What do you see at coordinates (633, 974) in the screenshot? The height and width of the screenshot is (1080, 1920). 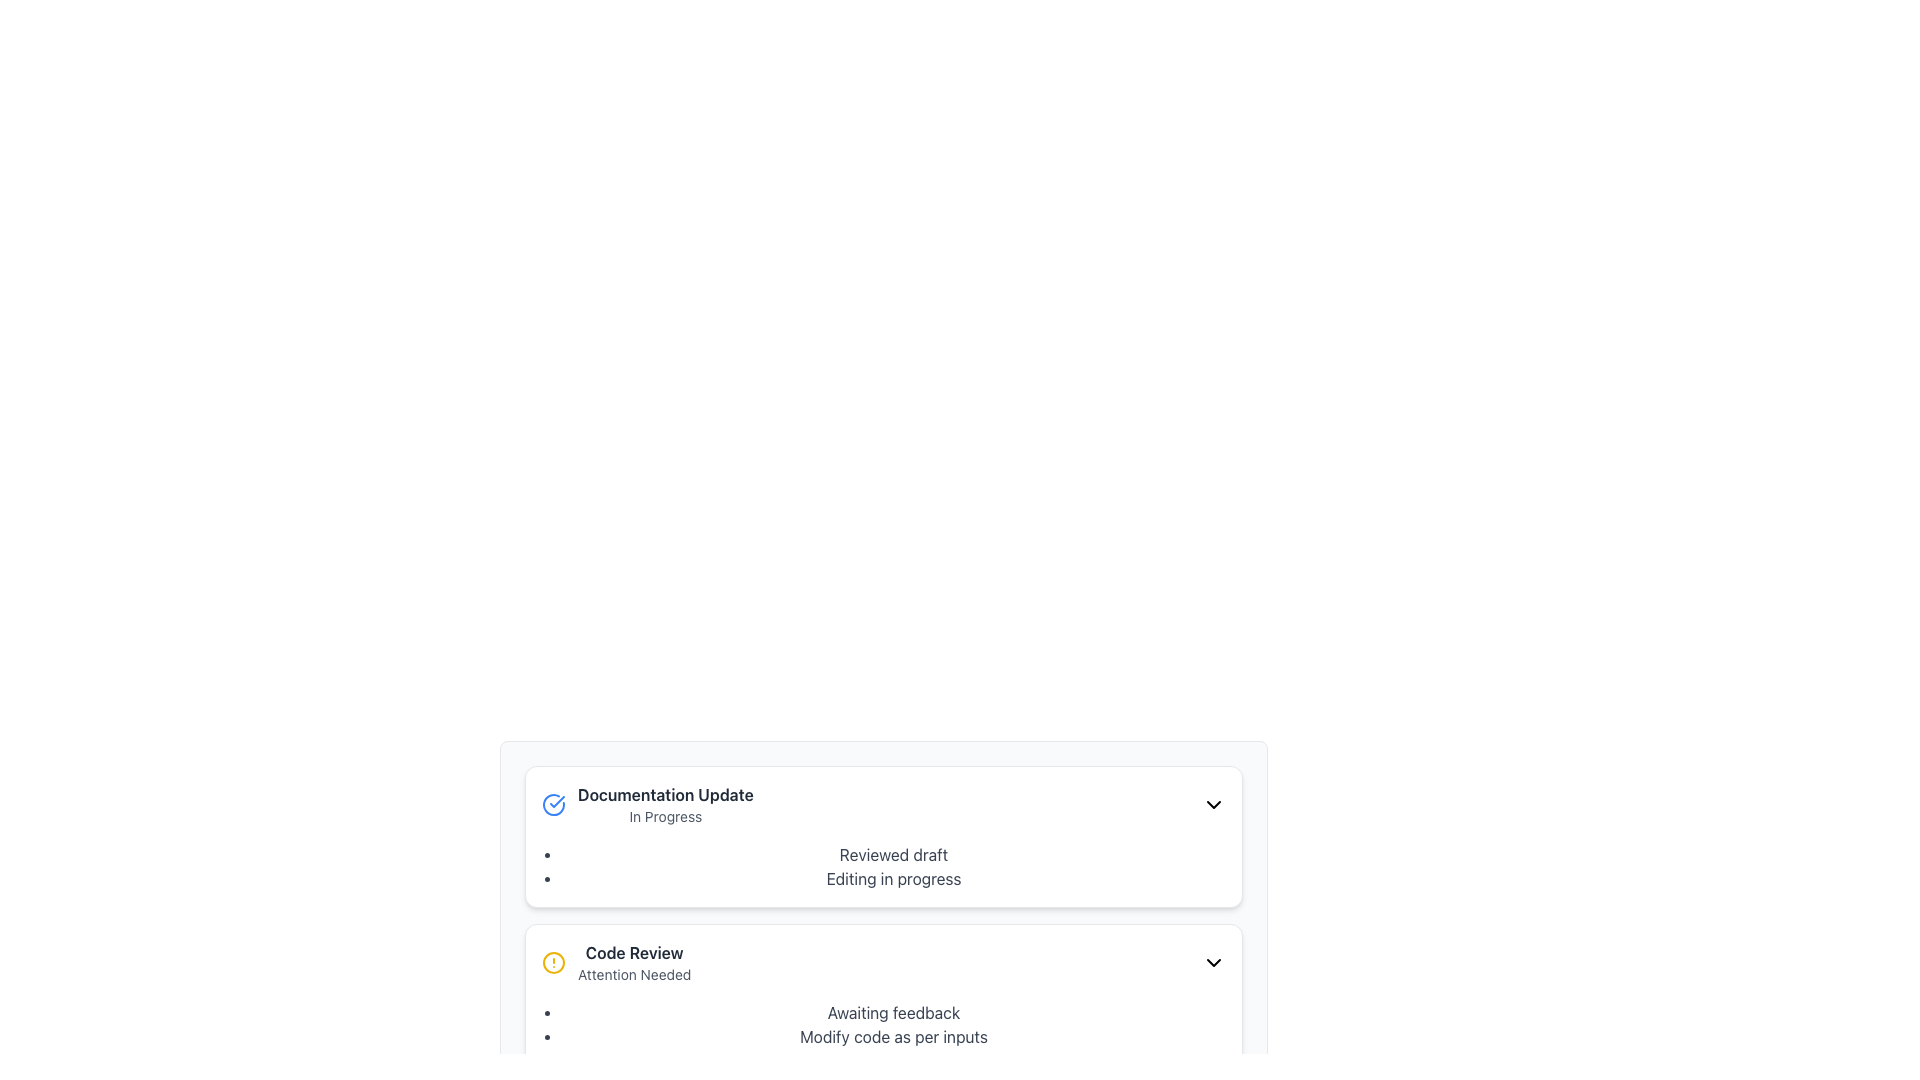 I see `text of the status indicator located beneath the 'Code Review' label, which serves as a message for prioritized tasks` at bounding box center [633, 974].